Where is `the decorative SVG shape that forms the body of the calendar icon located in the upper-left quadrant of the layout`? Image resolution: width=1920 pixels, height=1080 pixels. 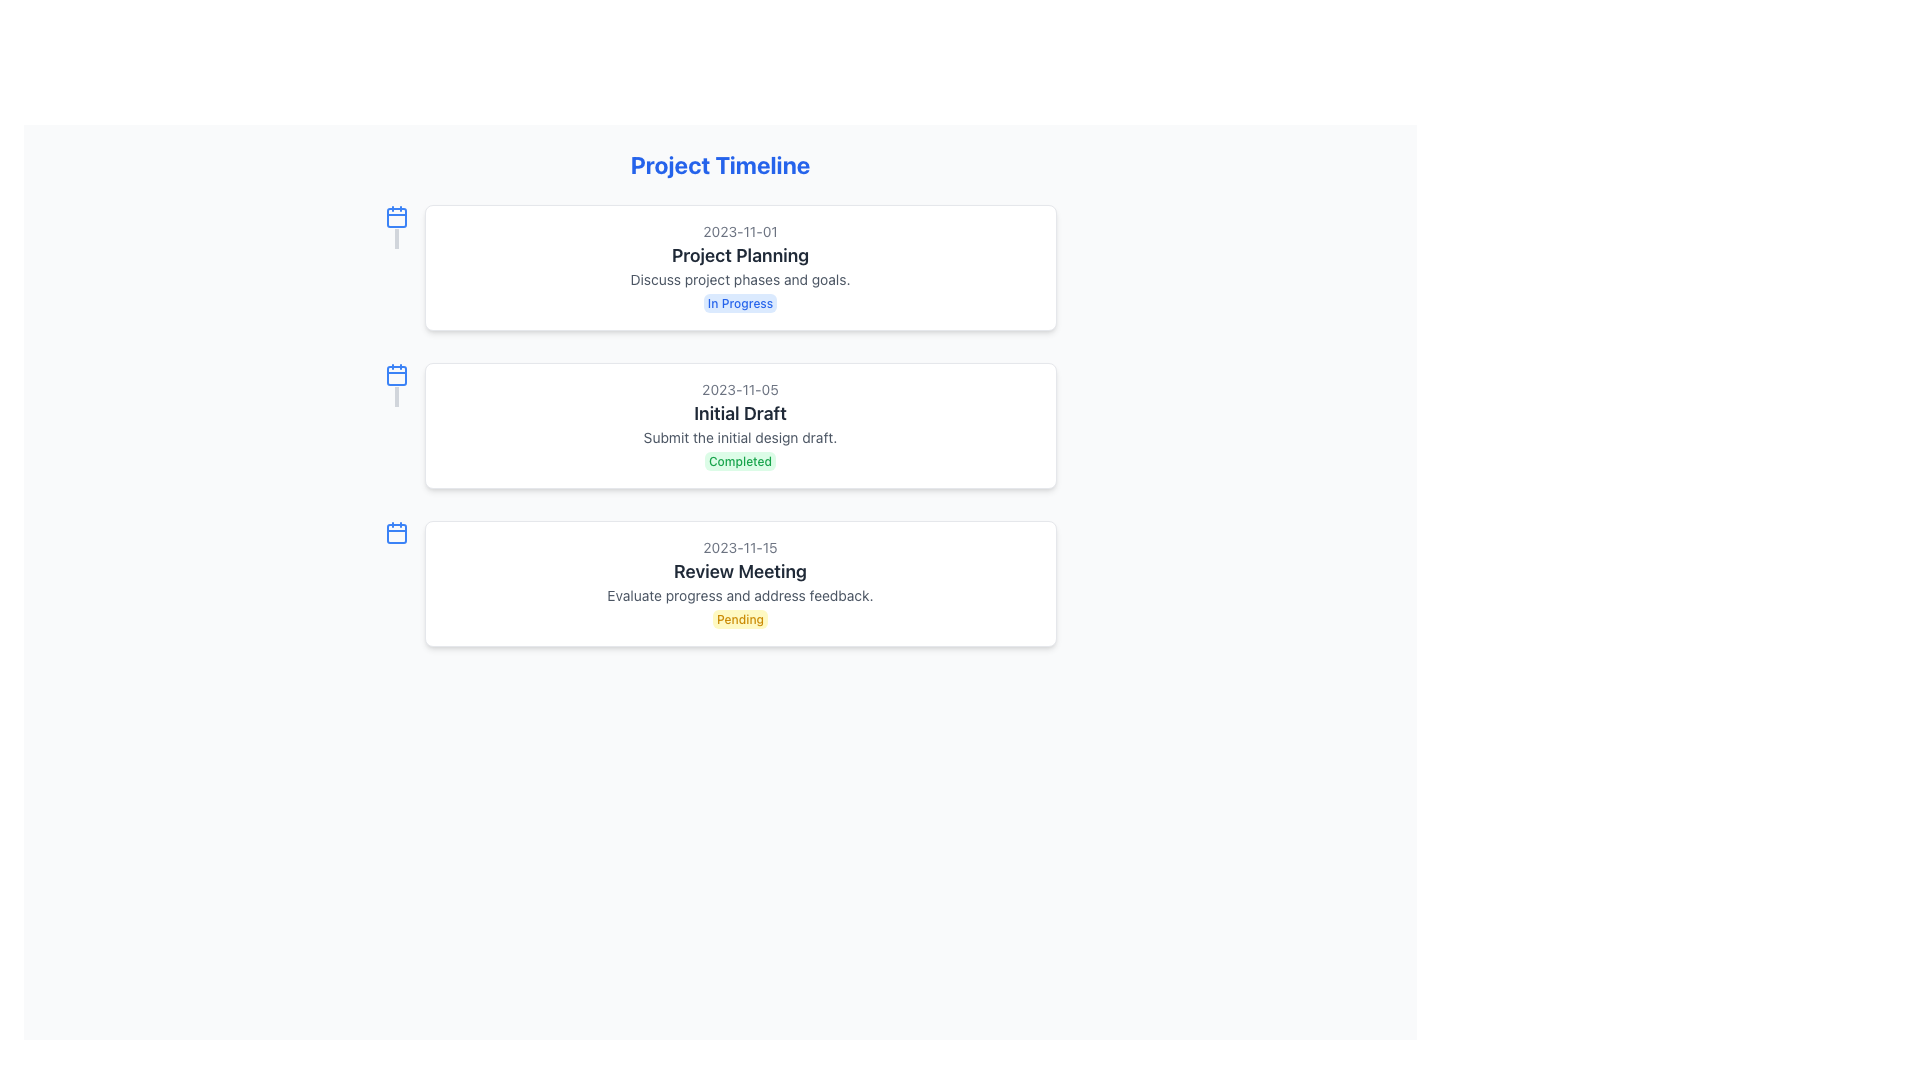 the decorative SVG shape that forms the body of the calendar icon located in the upper-left quadrant of the layout is located at coordinates (396, 218).